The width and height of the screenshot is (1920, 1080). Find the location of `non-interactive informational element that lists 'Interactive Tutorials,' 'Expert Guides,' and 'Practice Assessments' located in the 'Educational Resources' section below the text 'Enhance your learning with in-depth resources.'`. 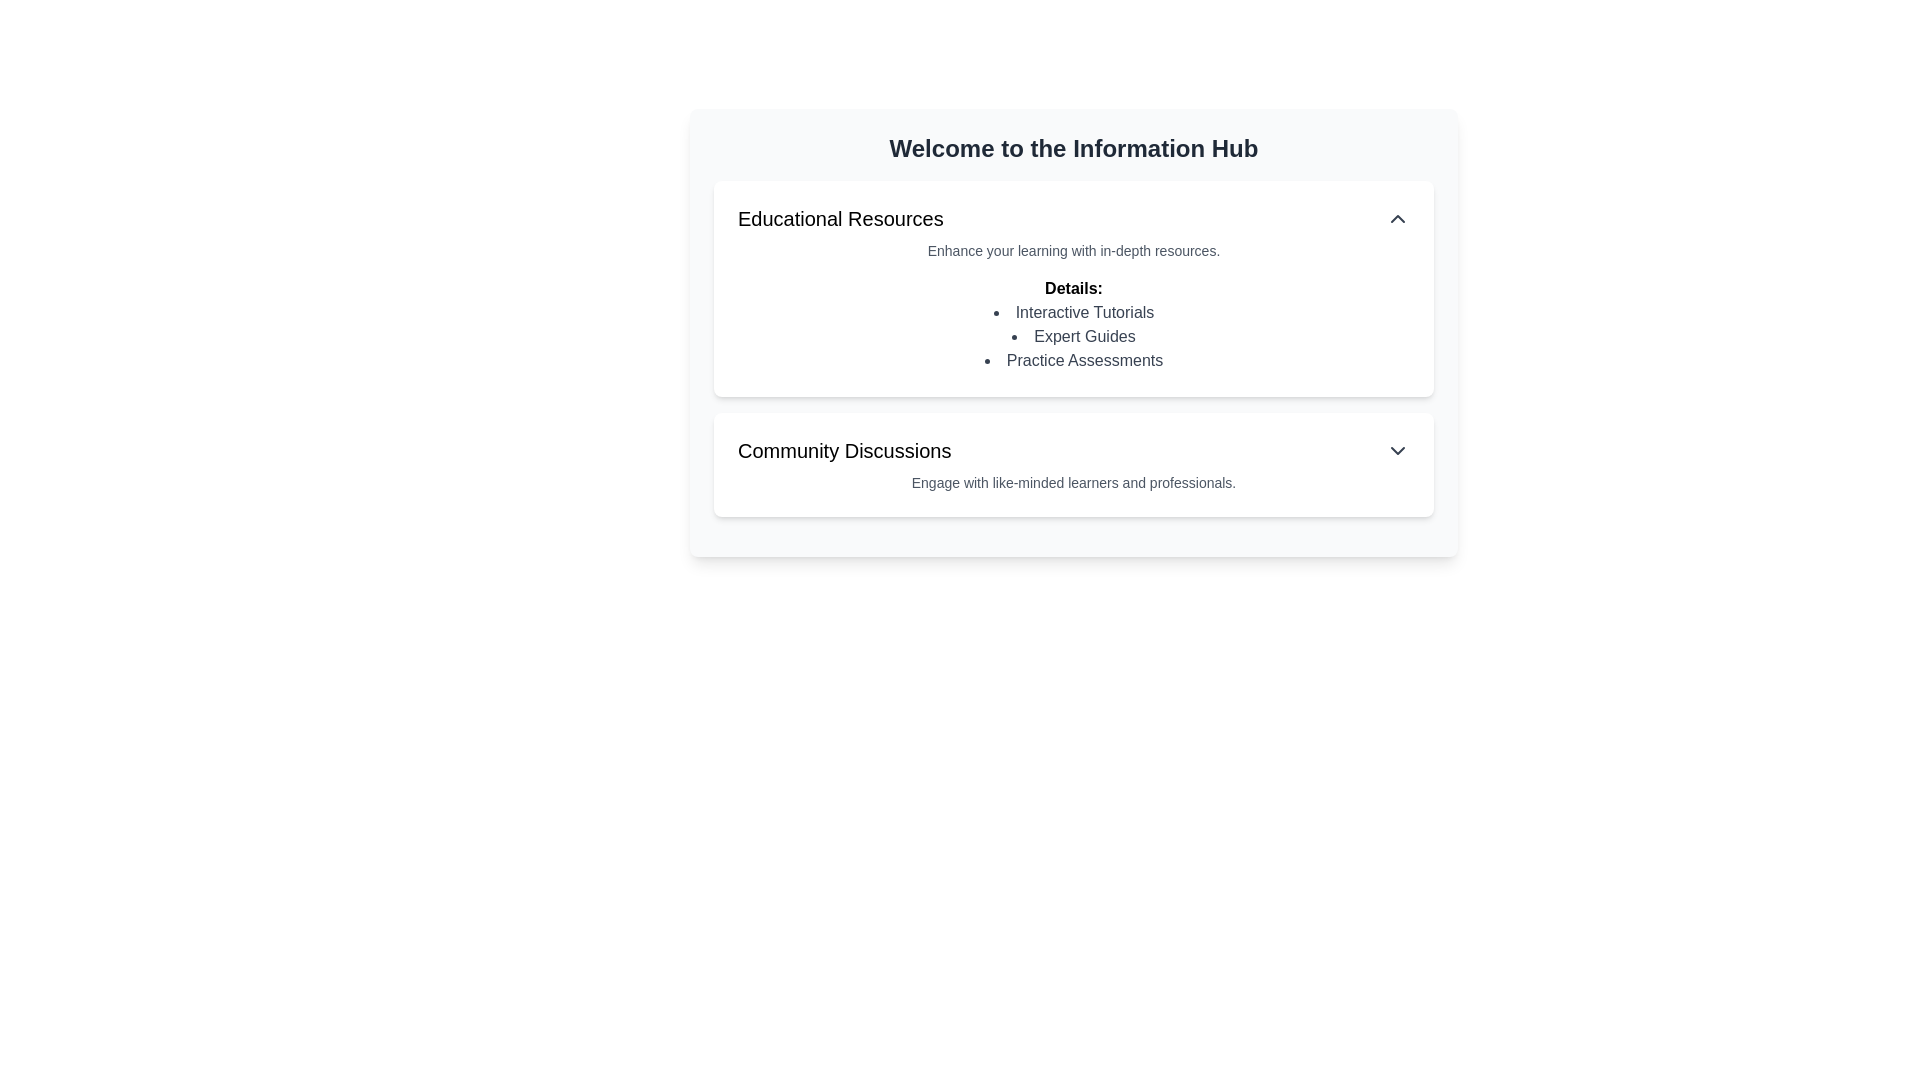

non-interactive informational element that lists 'Interactive Tutorials,' 'Expert Guides,' and 'Practice Assessments' located in the 'Educational Resources' section below the text 'Enhance your learning with in-depth resources.' is located at coordinates (1073, 323).